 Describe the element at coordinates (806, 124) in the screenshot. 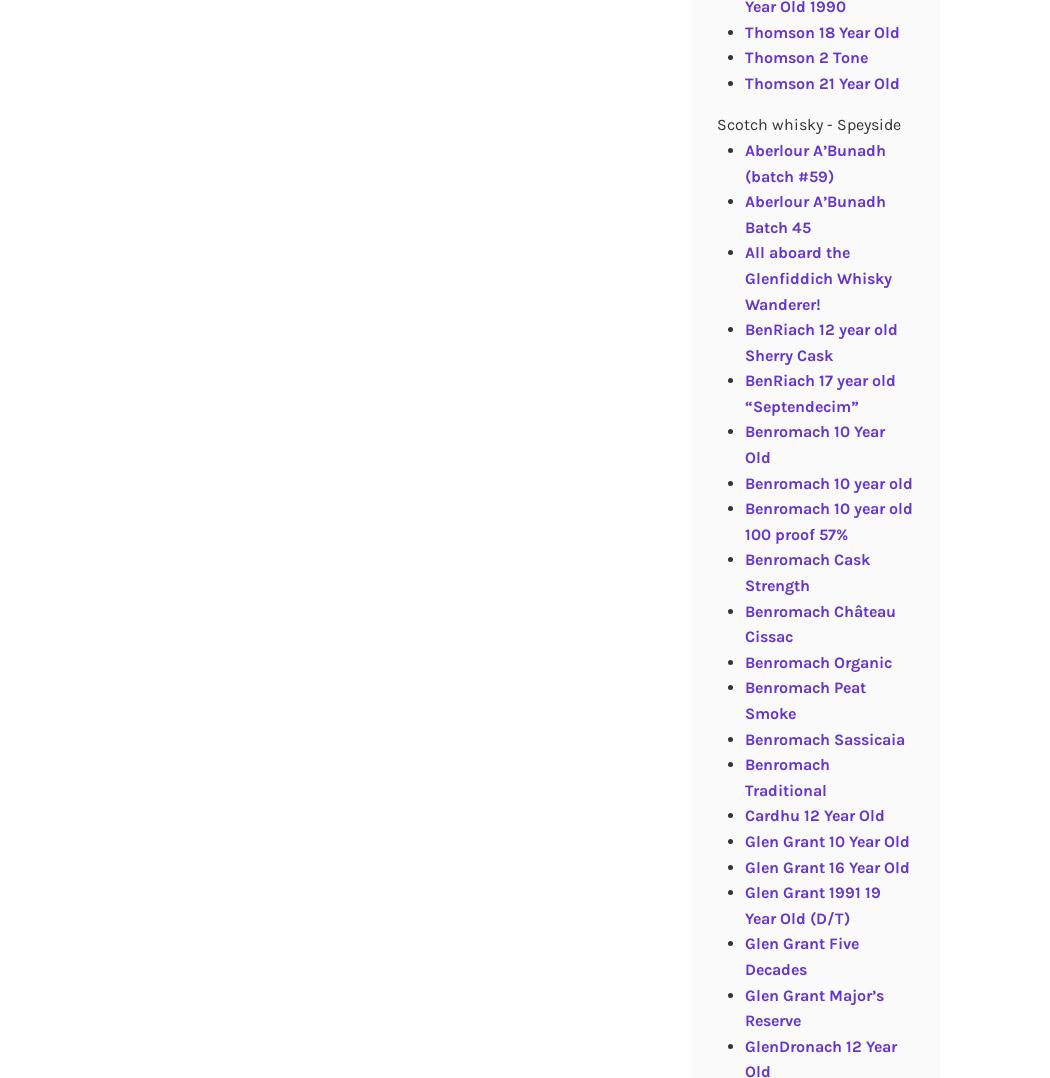

I see `'Scotch whisky - Speyside'` at that location.